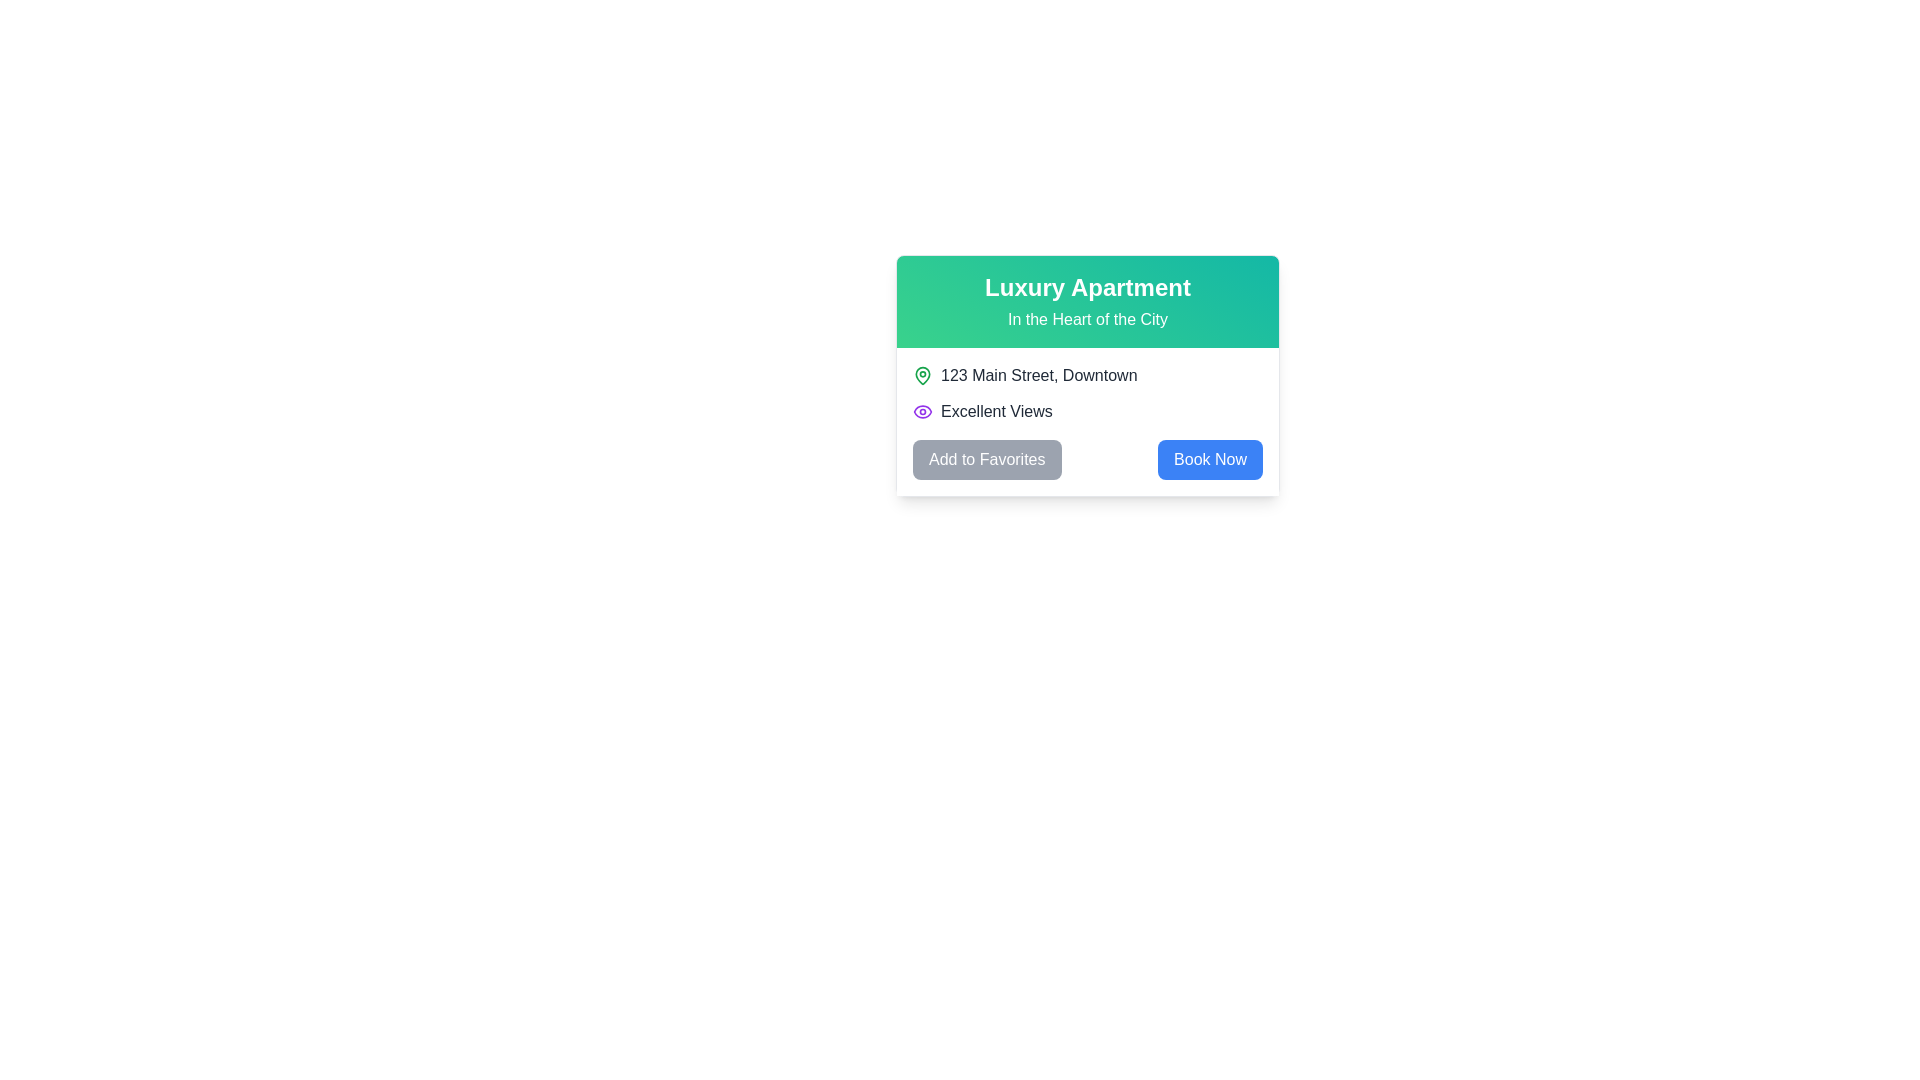 The width and height of the screenshot is (1920, 1080). Describe the element at coordinates (987, 459) in the screenshot. I see `the 'Add to Favorites' button located at the bottom-left corner of the 'Luxury Apartment' card to change its background color` at that location.